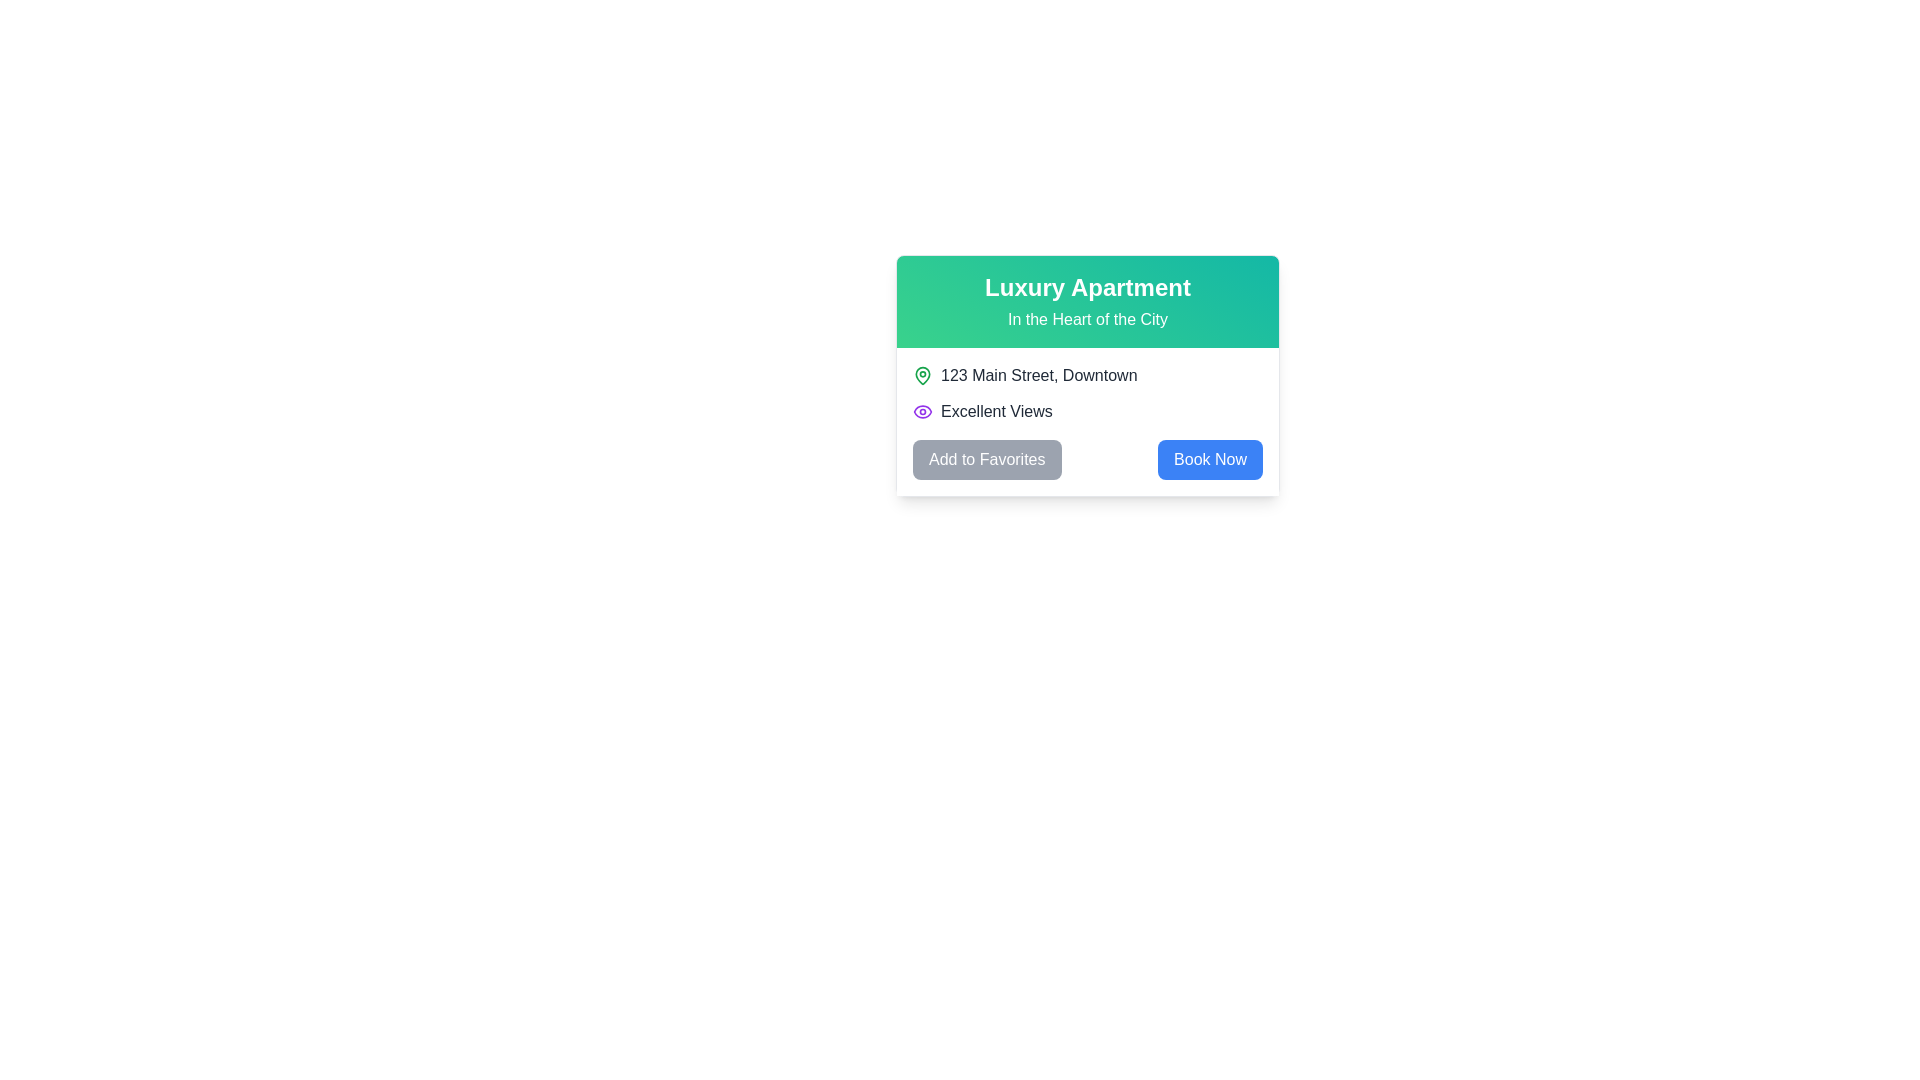 The width and height of the screenshot is (1920, 1080). Describe the element at coordinates (987, 459) in the screenshot. I see `the 'Add to Favorites' button located at the bottom-left corner of the 'Luxury Apartment' card to change its background color` at that location.